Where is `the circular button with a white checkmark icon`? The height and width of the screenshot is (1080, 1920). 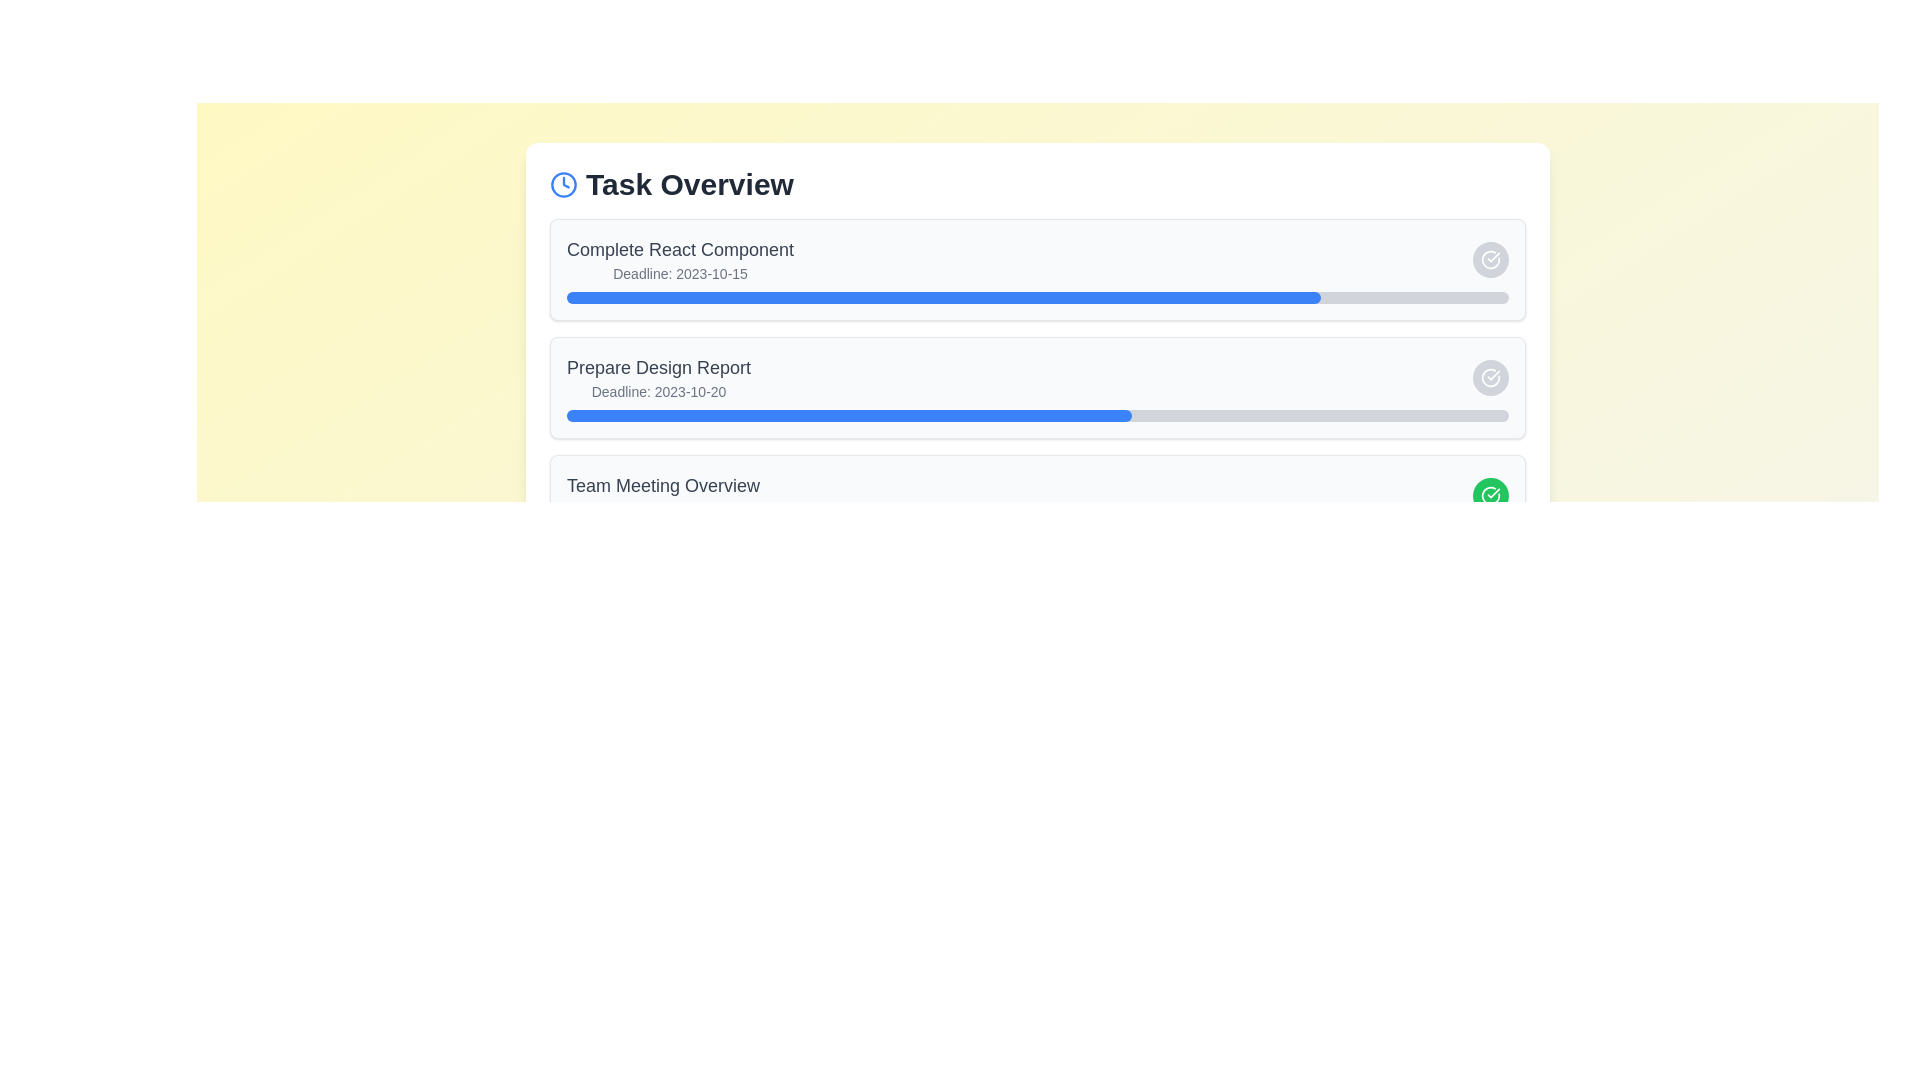 the circular button with a white checkmark icon is located at coordinates (1491, 258).